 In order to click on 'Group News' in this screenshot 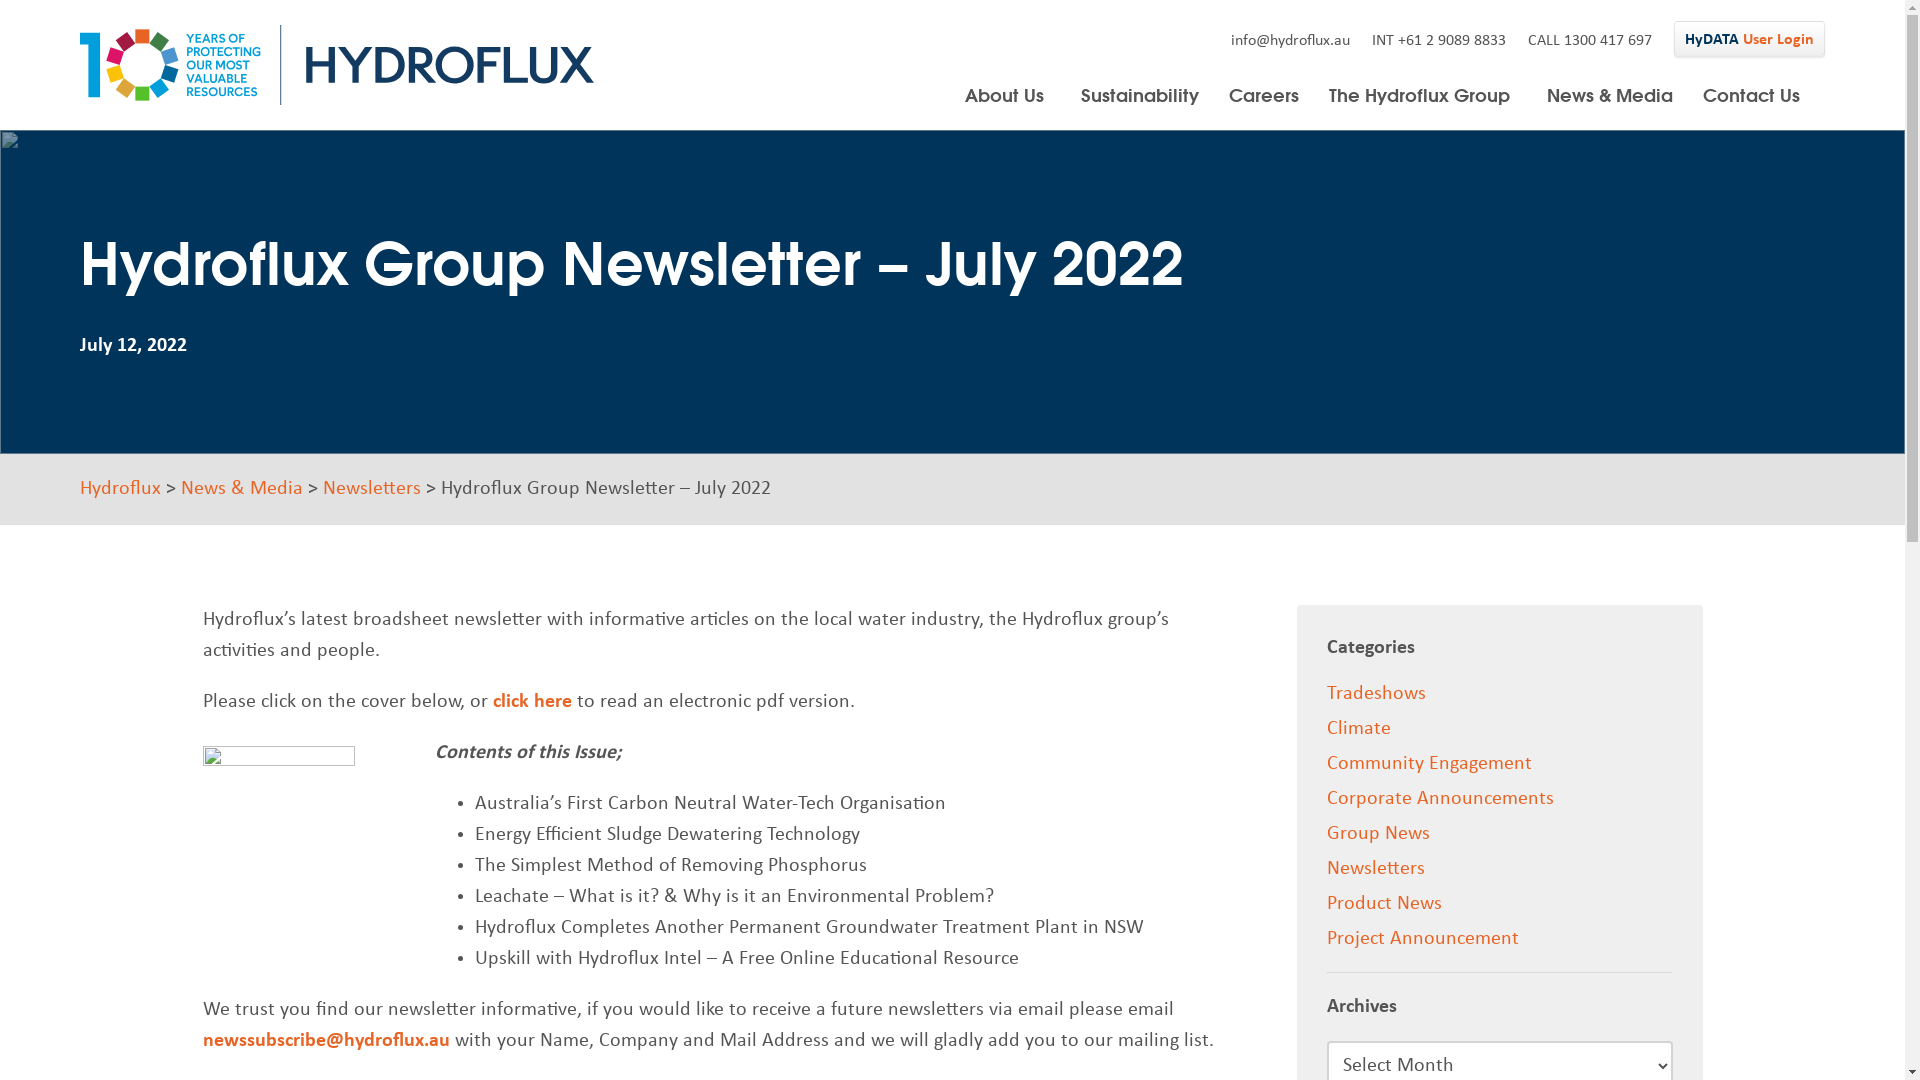, I will do `click(1377, 833)`.